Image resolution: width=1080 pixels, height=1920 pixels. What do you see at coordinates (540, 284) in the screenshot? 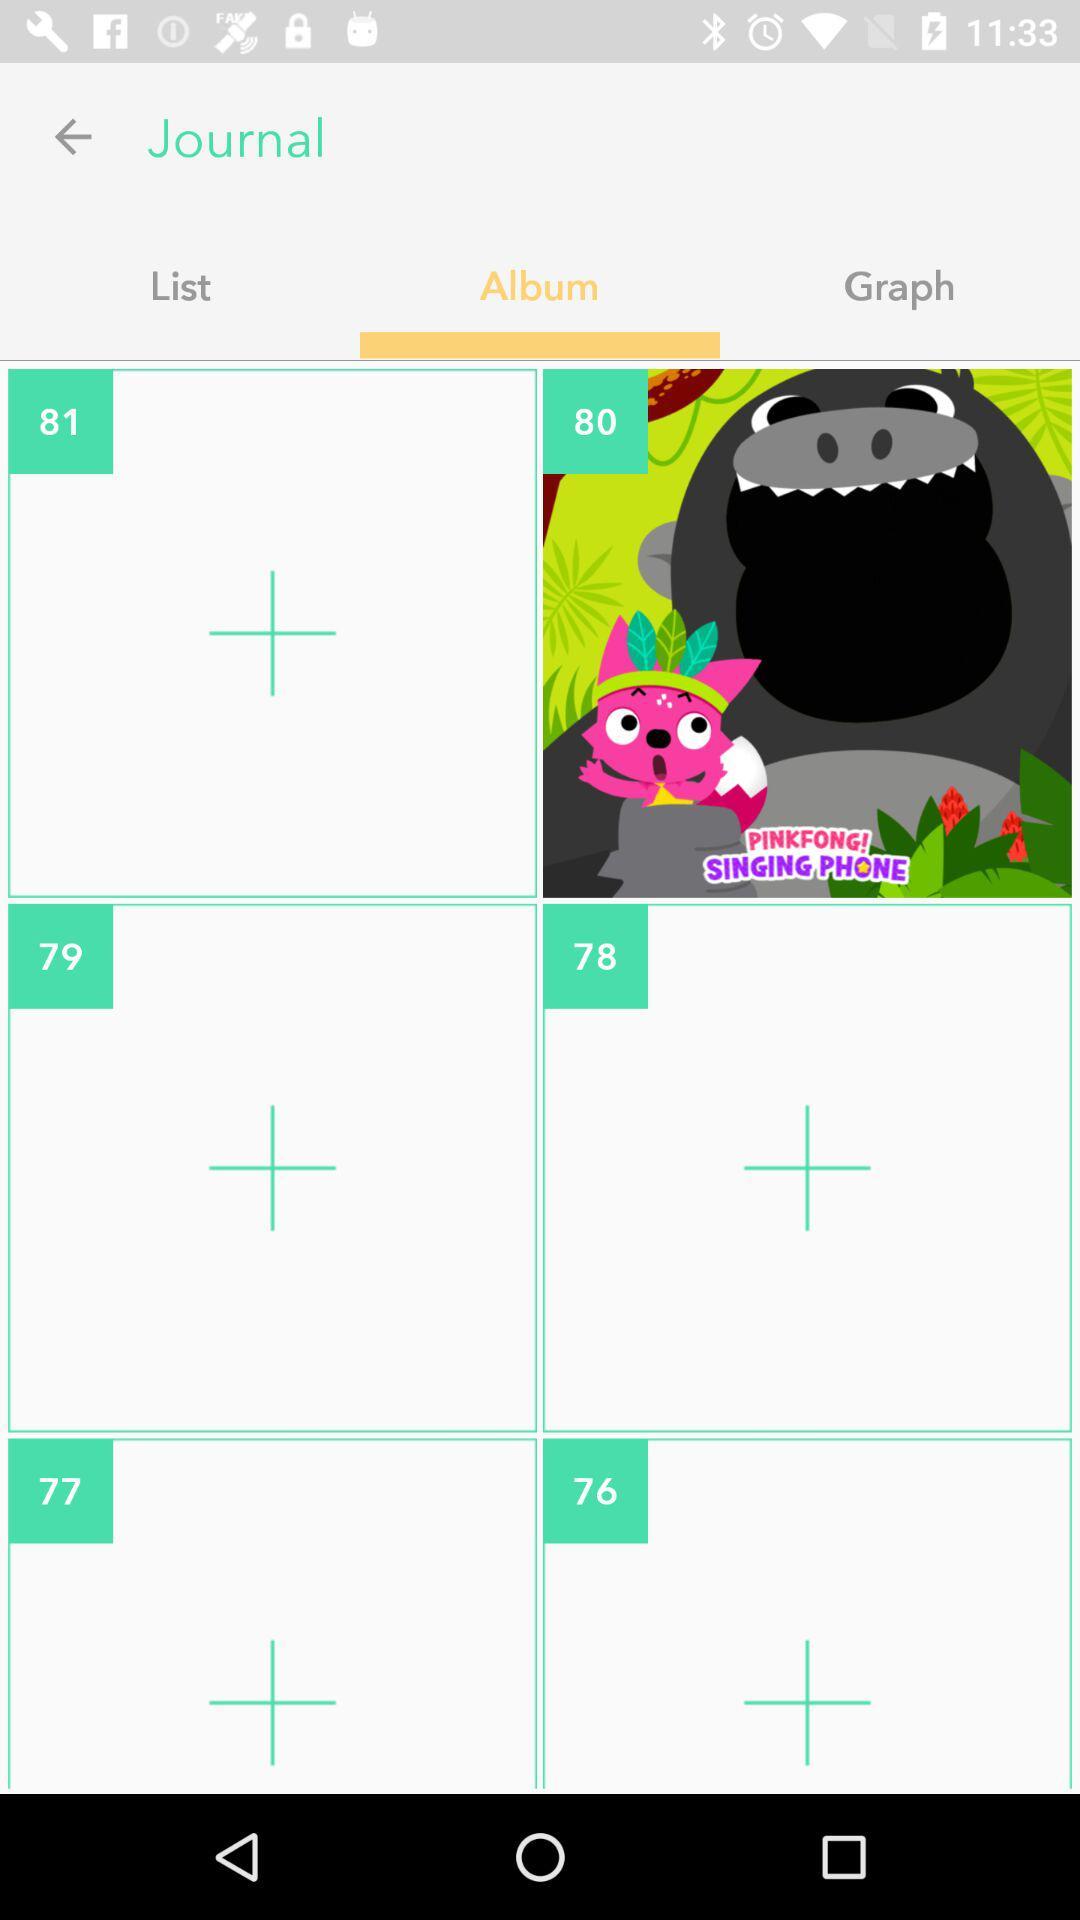
I see `album icon` at bounding box center [540, 284].